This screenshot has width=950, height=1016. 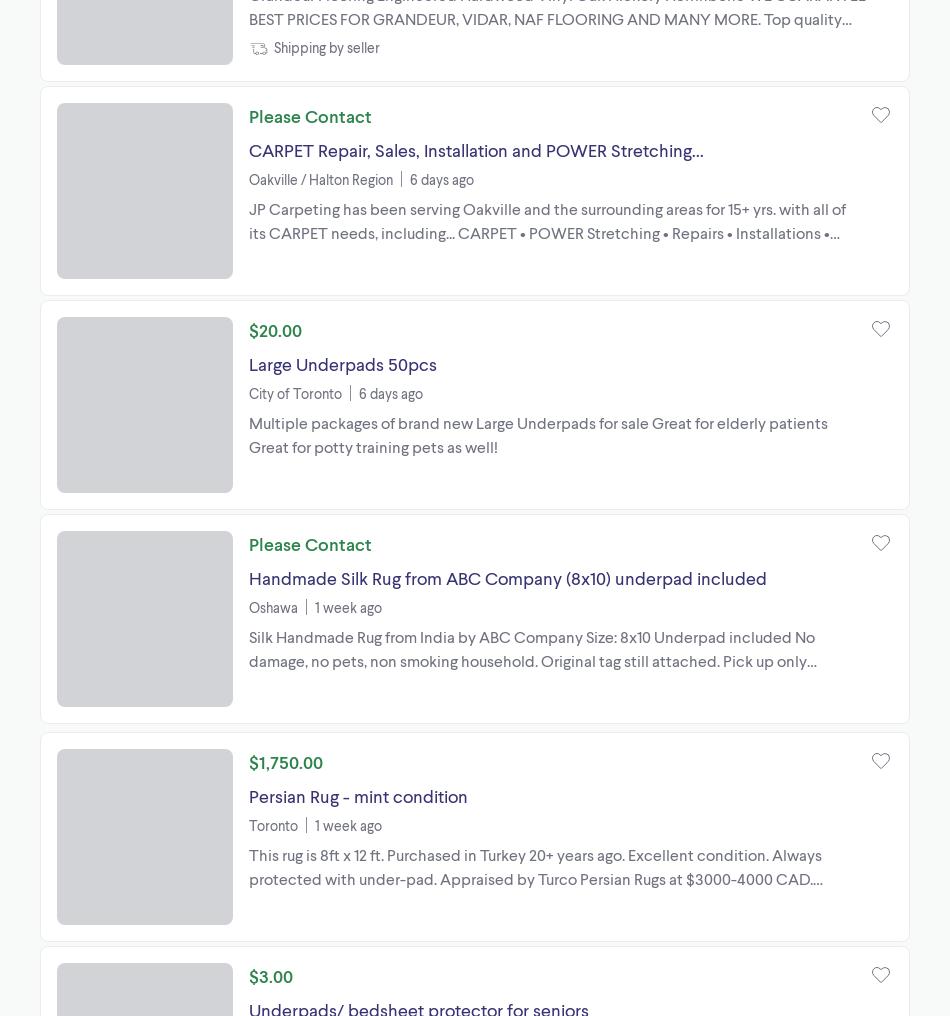 What do you see at coordinates (270, 974) in the screenshot?
I see `'$3.00'` at bounding box center [270, 974].